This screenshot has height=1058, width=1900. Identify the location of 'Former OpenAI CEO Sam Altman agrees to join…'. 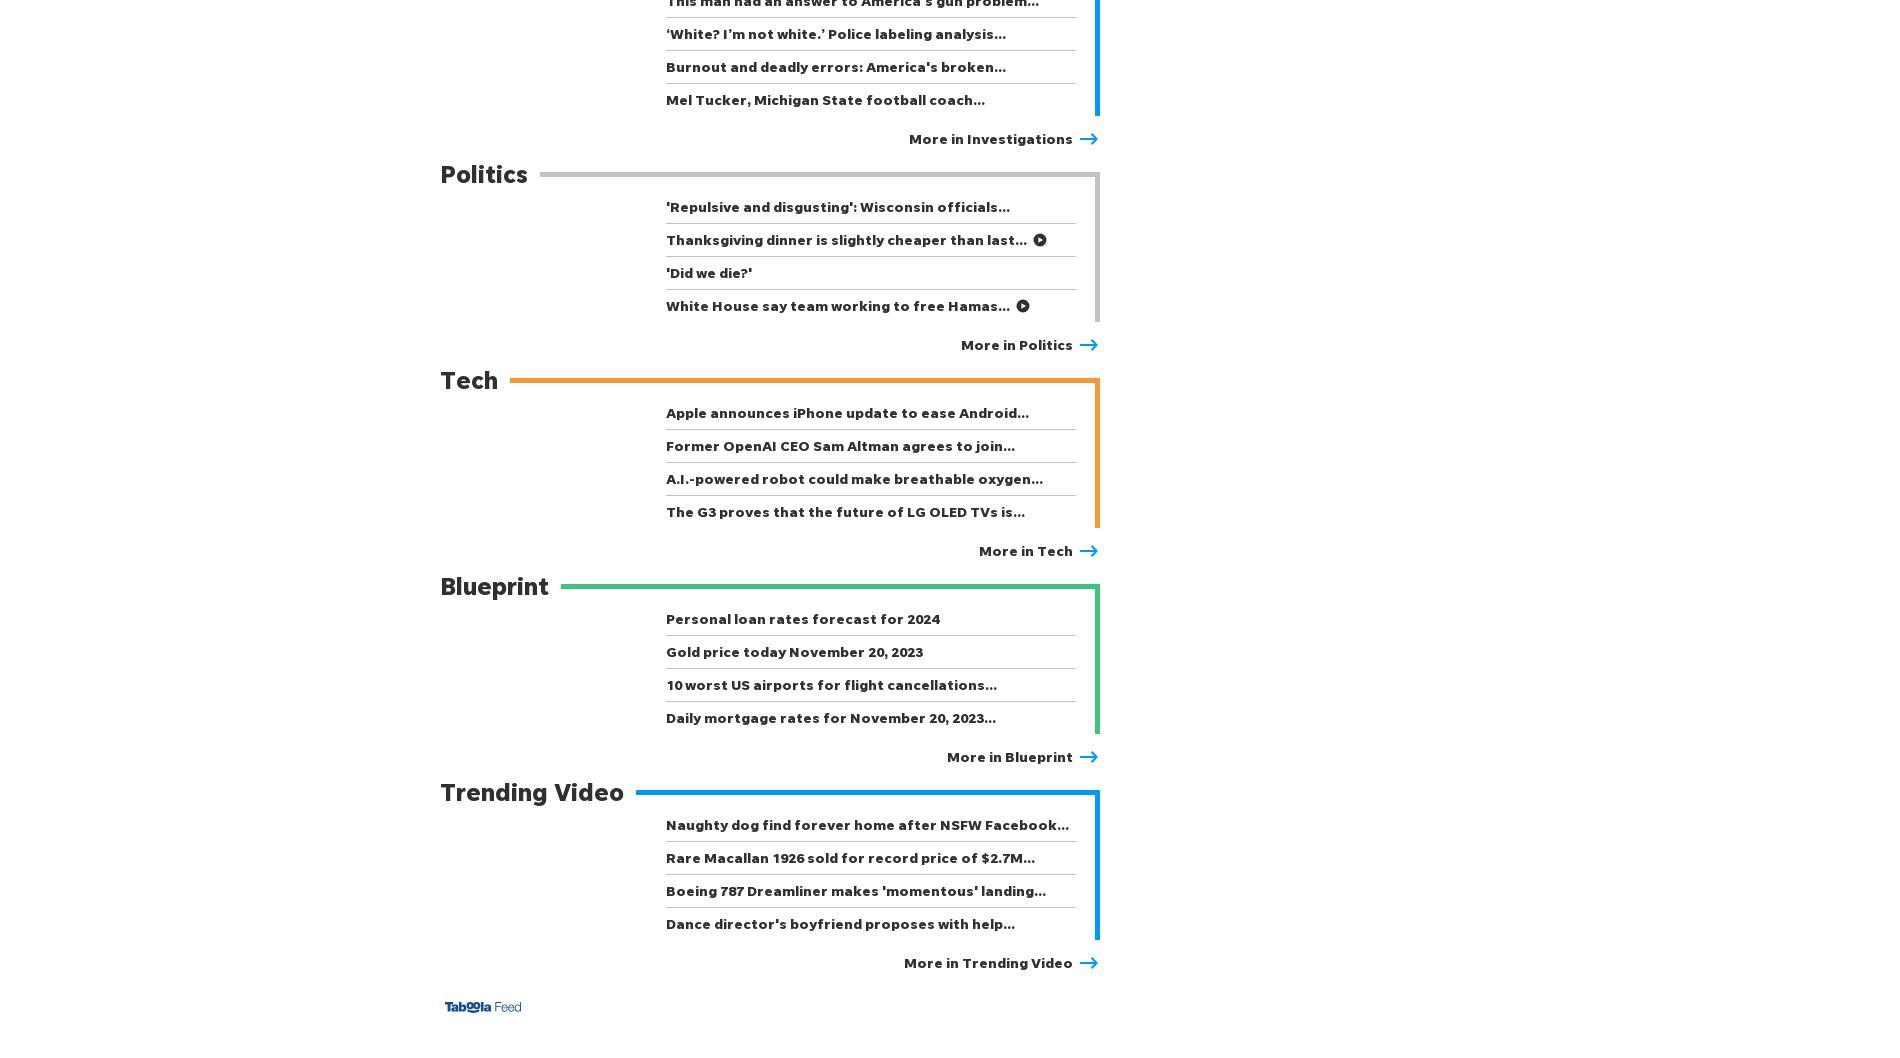
(665, 444).